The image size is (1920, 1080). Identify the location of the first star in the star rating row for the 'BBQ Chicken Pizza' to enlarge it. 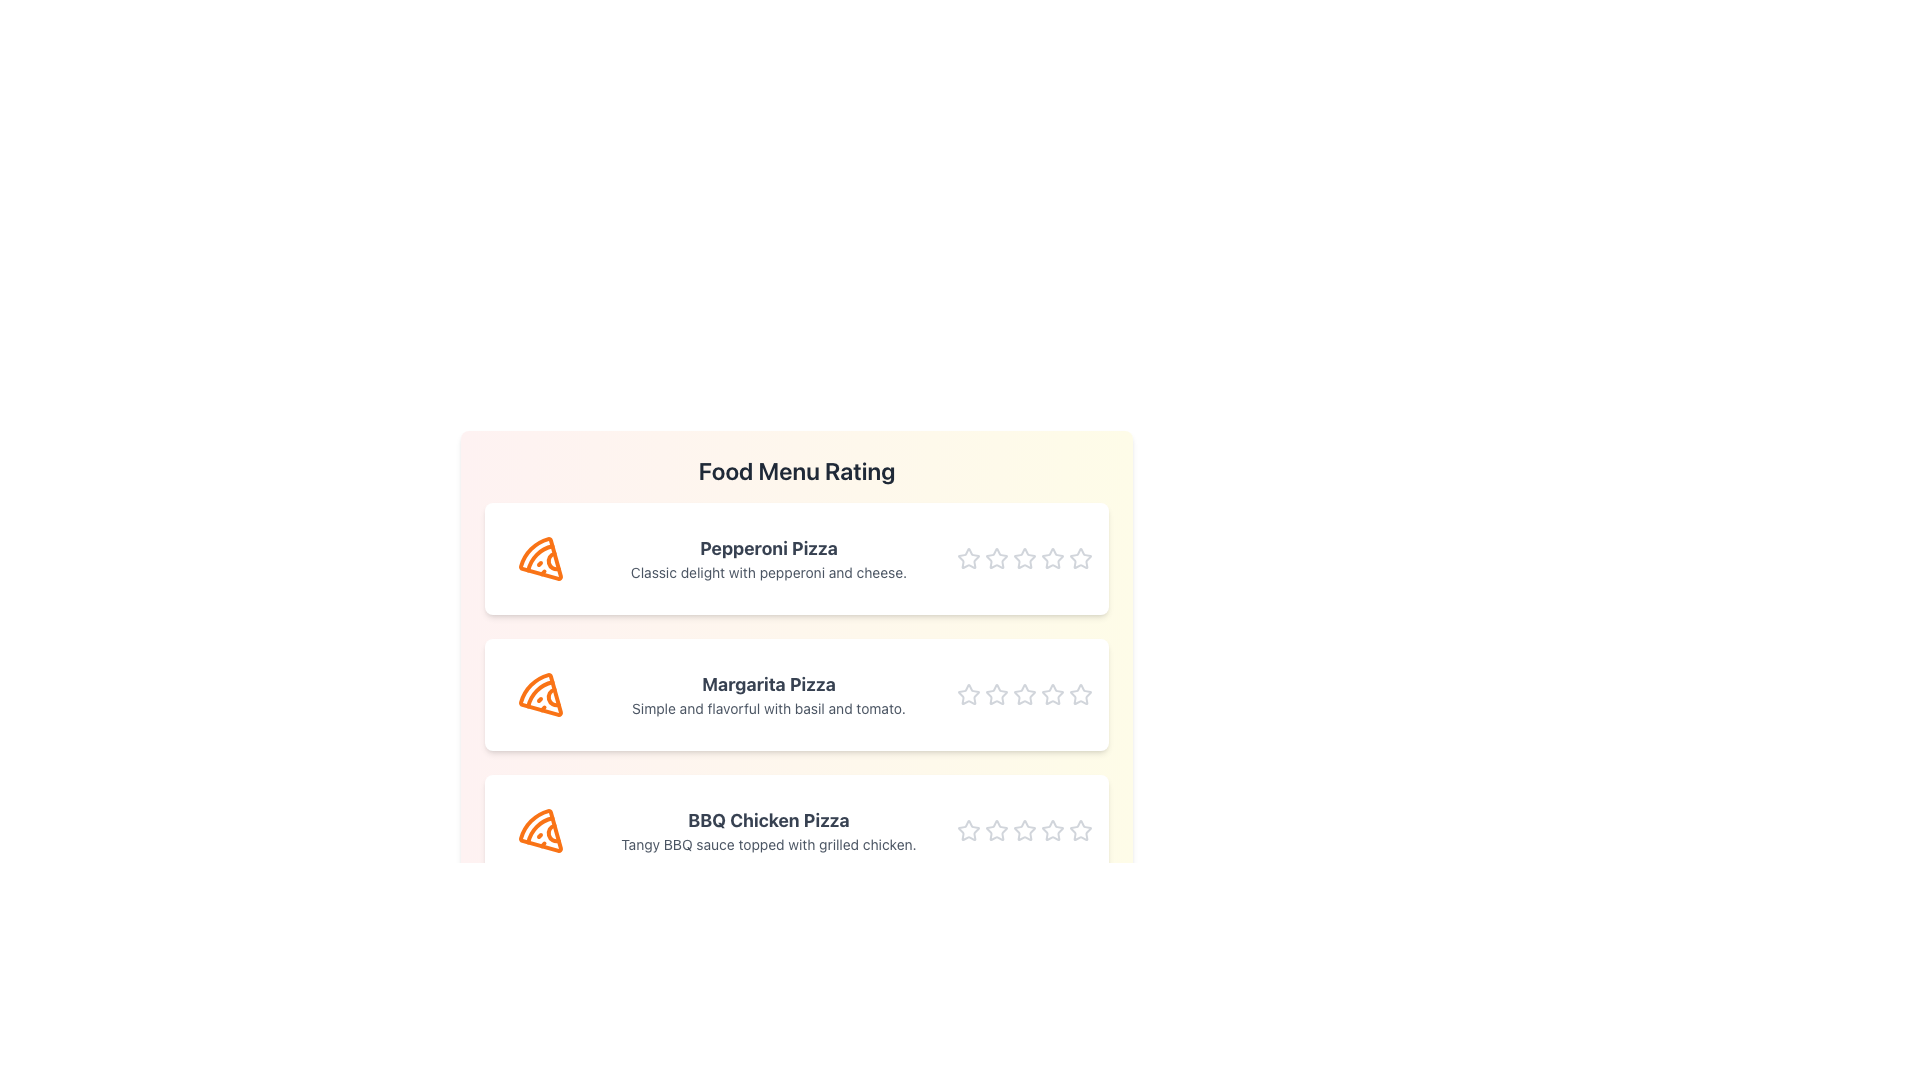
(969, 830).